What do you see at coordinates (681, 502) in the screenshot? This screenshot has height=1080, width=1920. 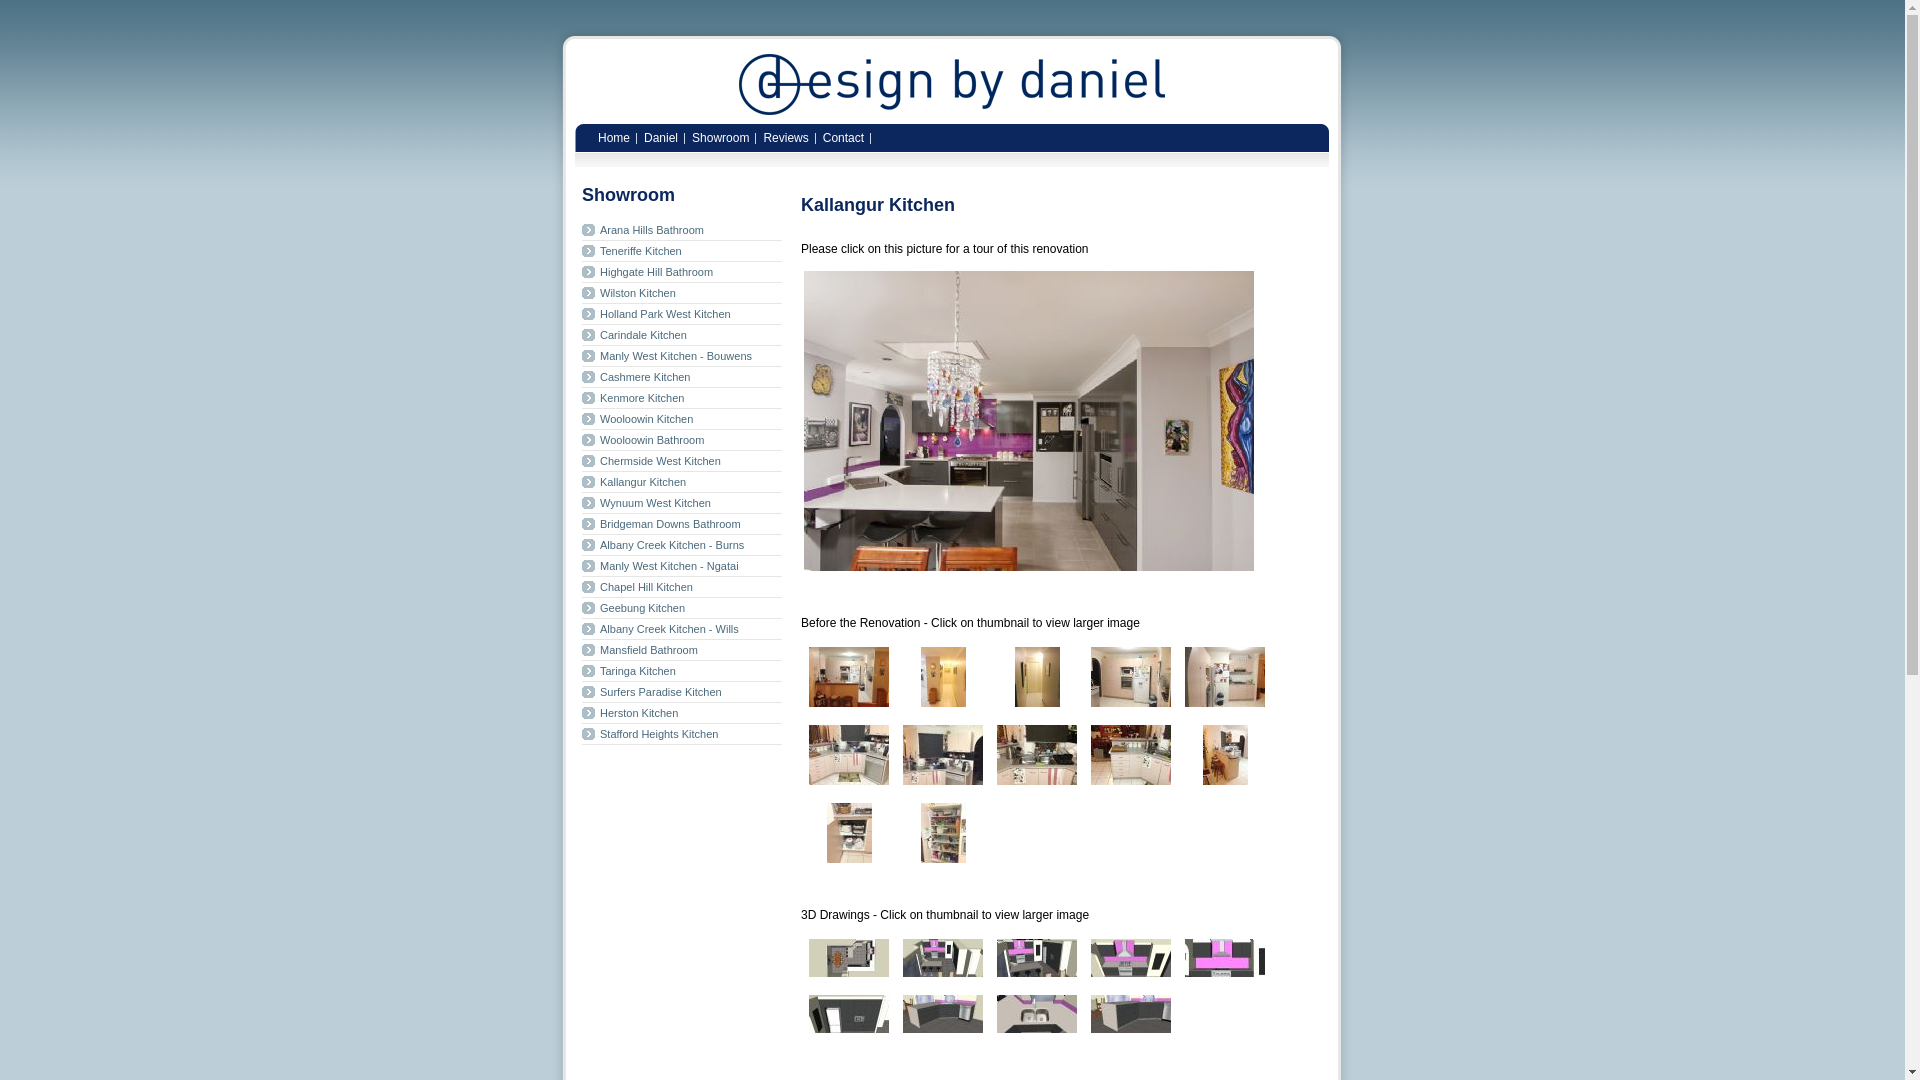 I see `'Wynuum West Kitchen'` at bounding box center [681, 502].